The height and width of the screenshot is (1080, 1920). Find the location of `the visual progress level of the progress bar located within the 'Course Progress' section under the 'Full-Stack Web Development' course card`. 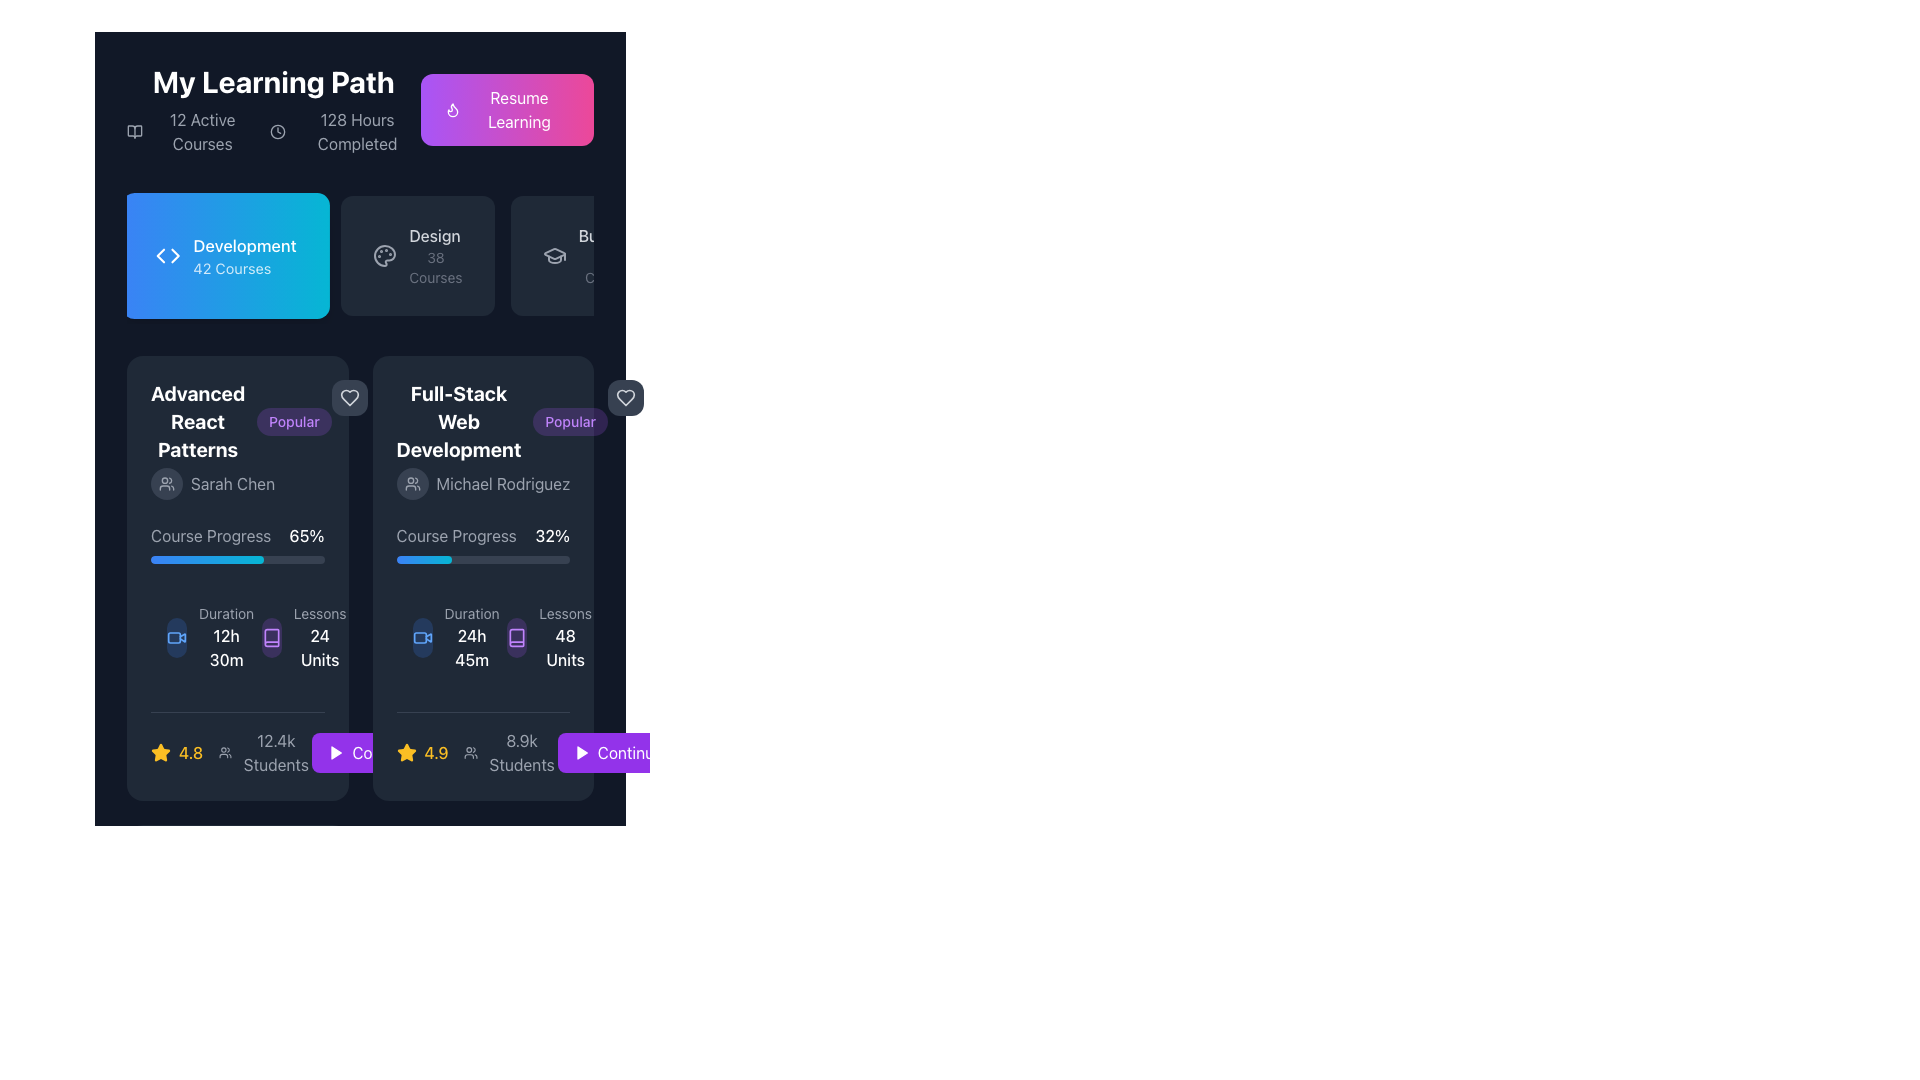

the visual progress level of the progress bar located within the 'Course Progress' section under the 'Full-Stack Web Development' course card is located at coordinates (207, 559).